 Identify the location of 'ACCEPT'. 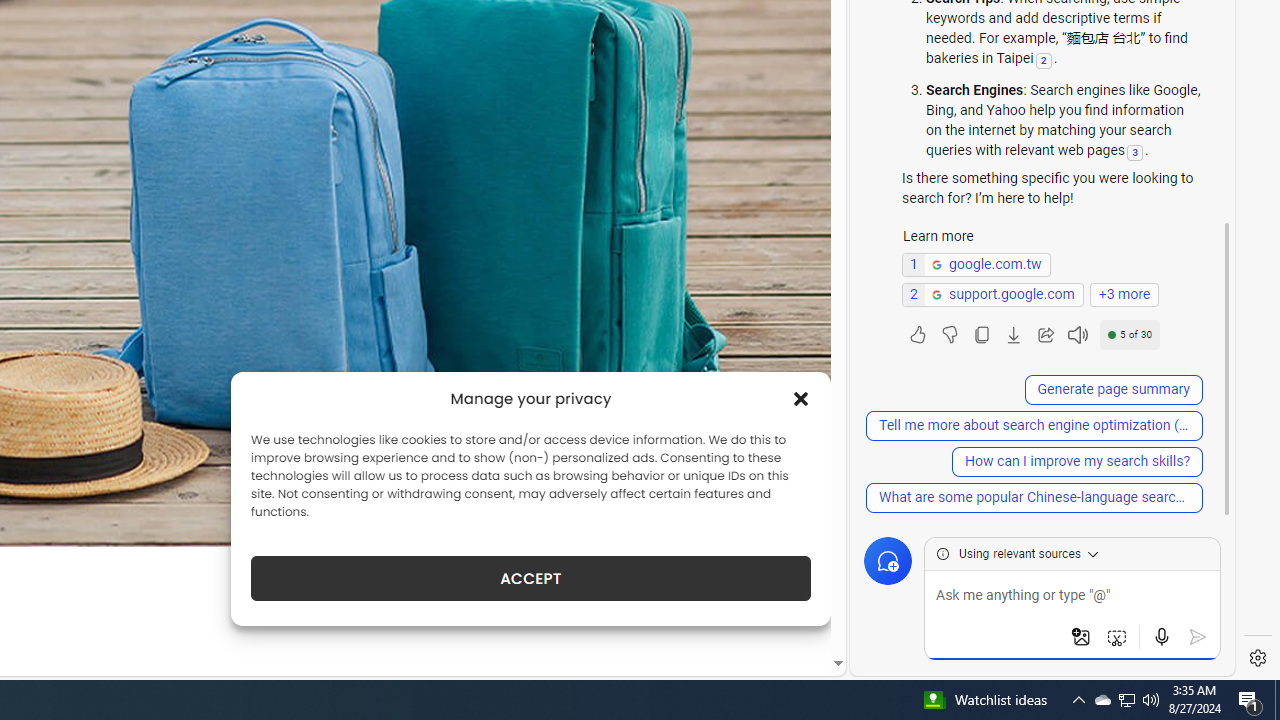
(531, 578).